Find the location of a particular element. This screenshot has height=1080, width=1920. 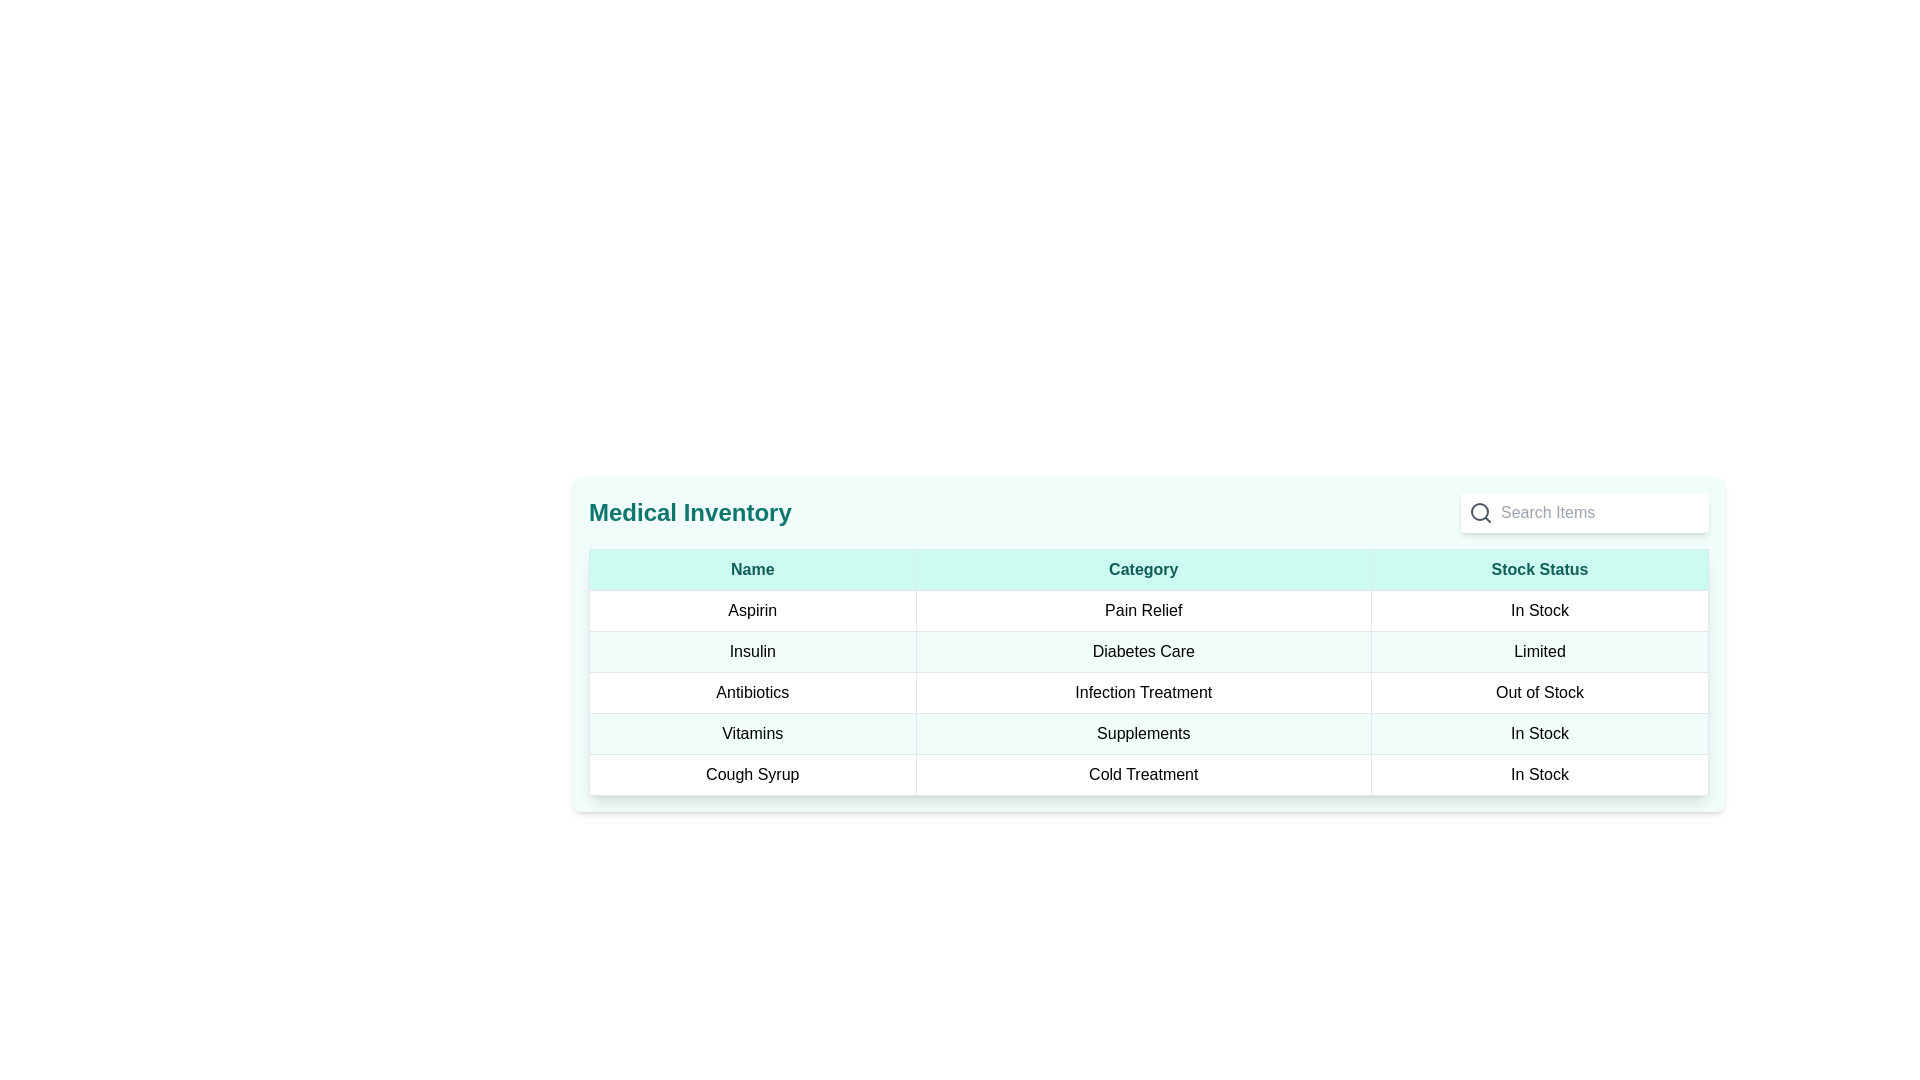

the bottom-most row of the table in the 'Medical Inventory' section that represents 'Cough Syrup', 'Cold Treatment', and 'In Stock' is located at coordinates (1148, 774).